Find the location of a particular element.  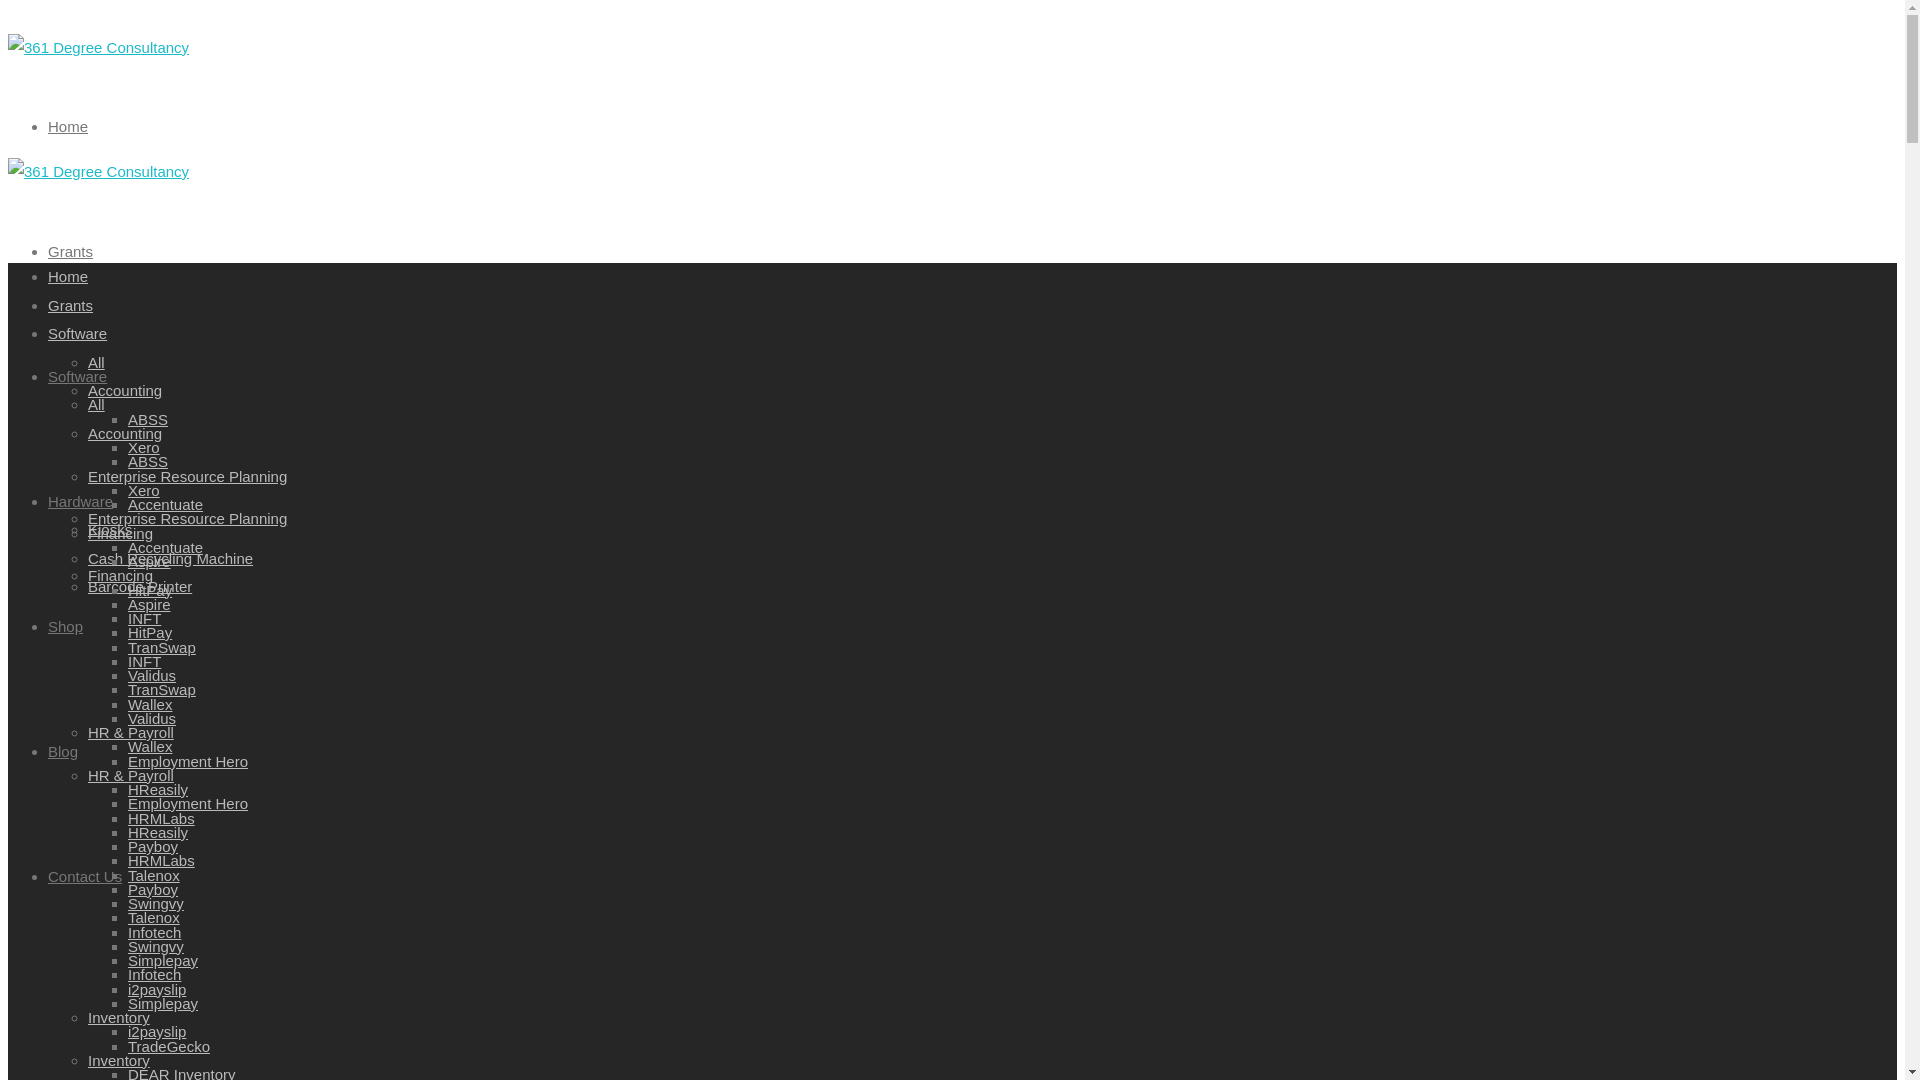

'Wallex' is located at coordinates (148, 703).